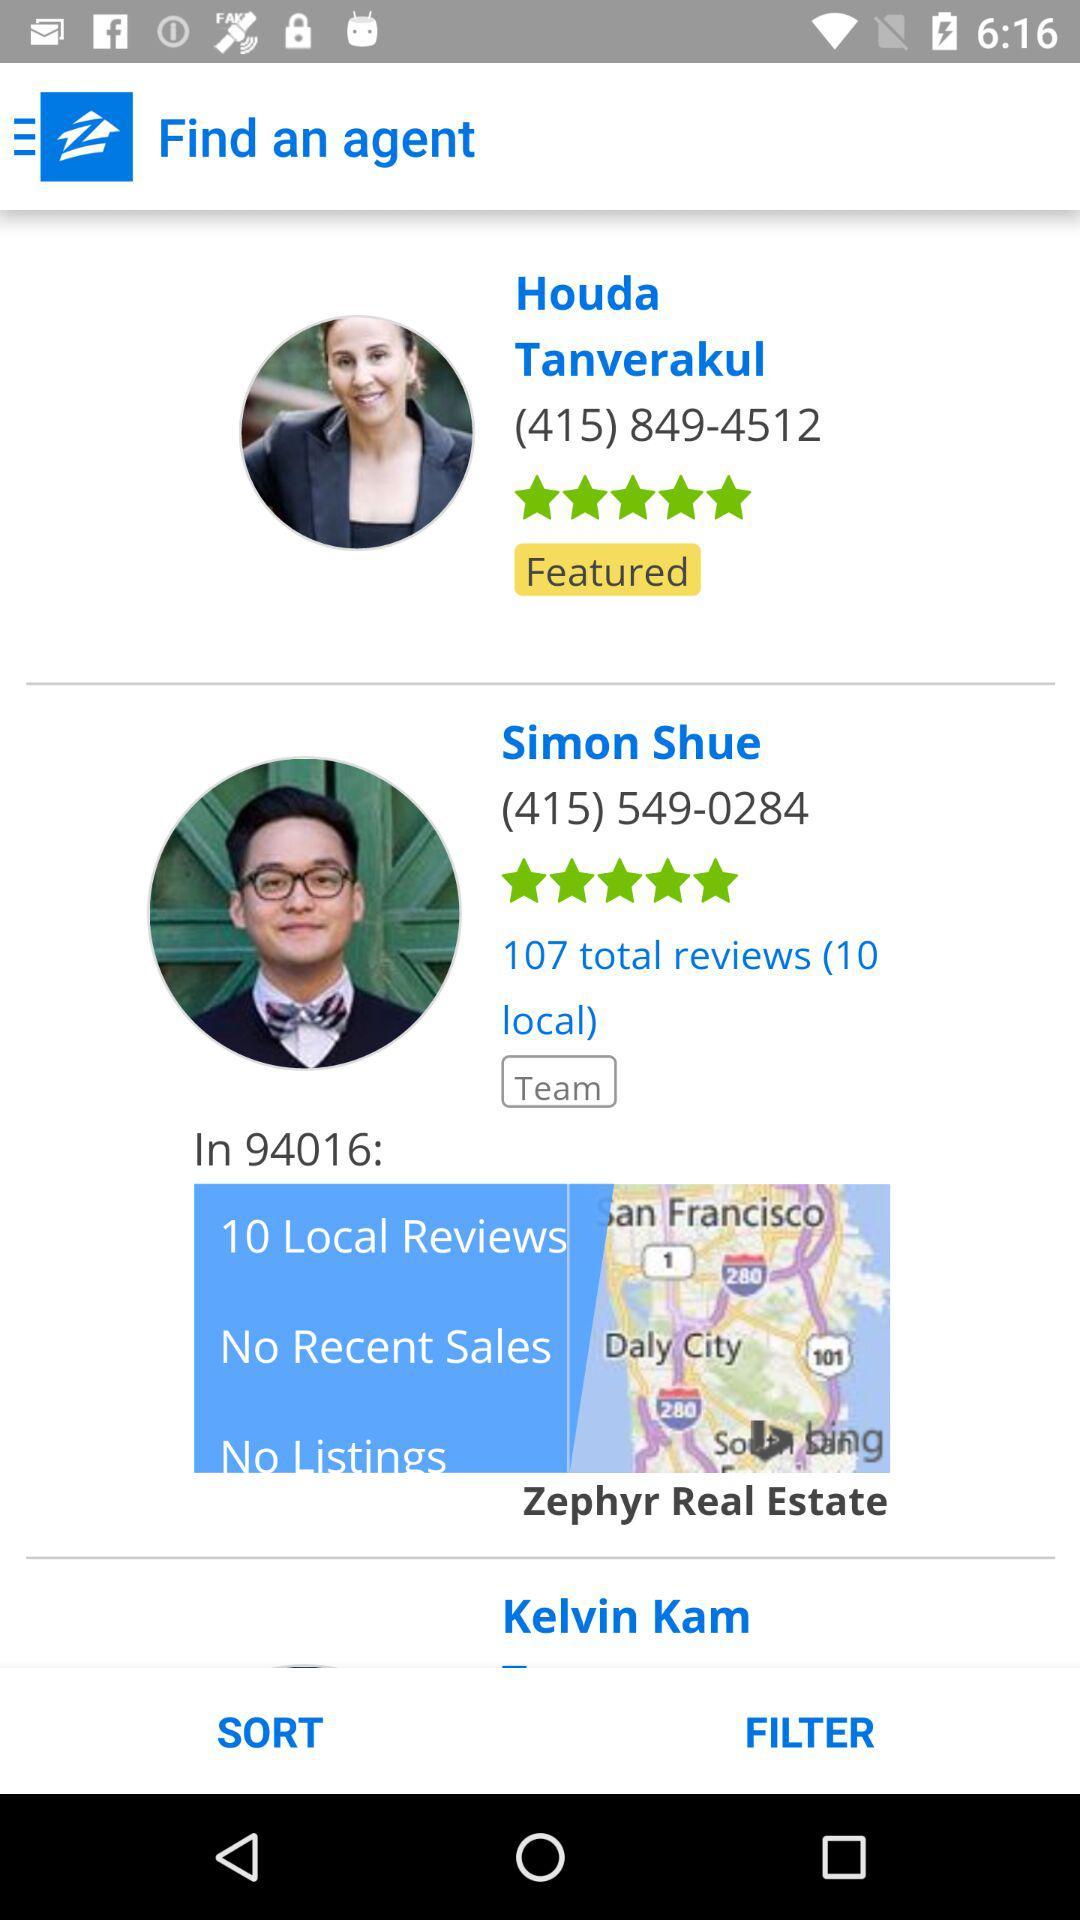 The image size is (1080, 1920). Describe the element at coordinates (540, 938) in the screenshot. I see `read reviews` at that location.